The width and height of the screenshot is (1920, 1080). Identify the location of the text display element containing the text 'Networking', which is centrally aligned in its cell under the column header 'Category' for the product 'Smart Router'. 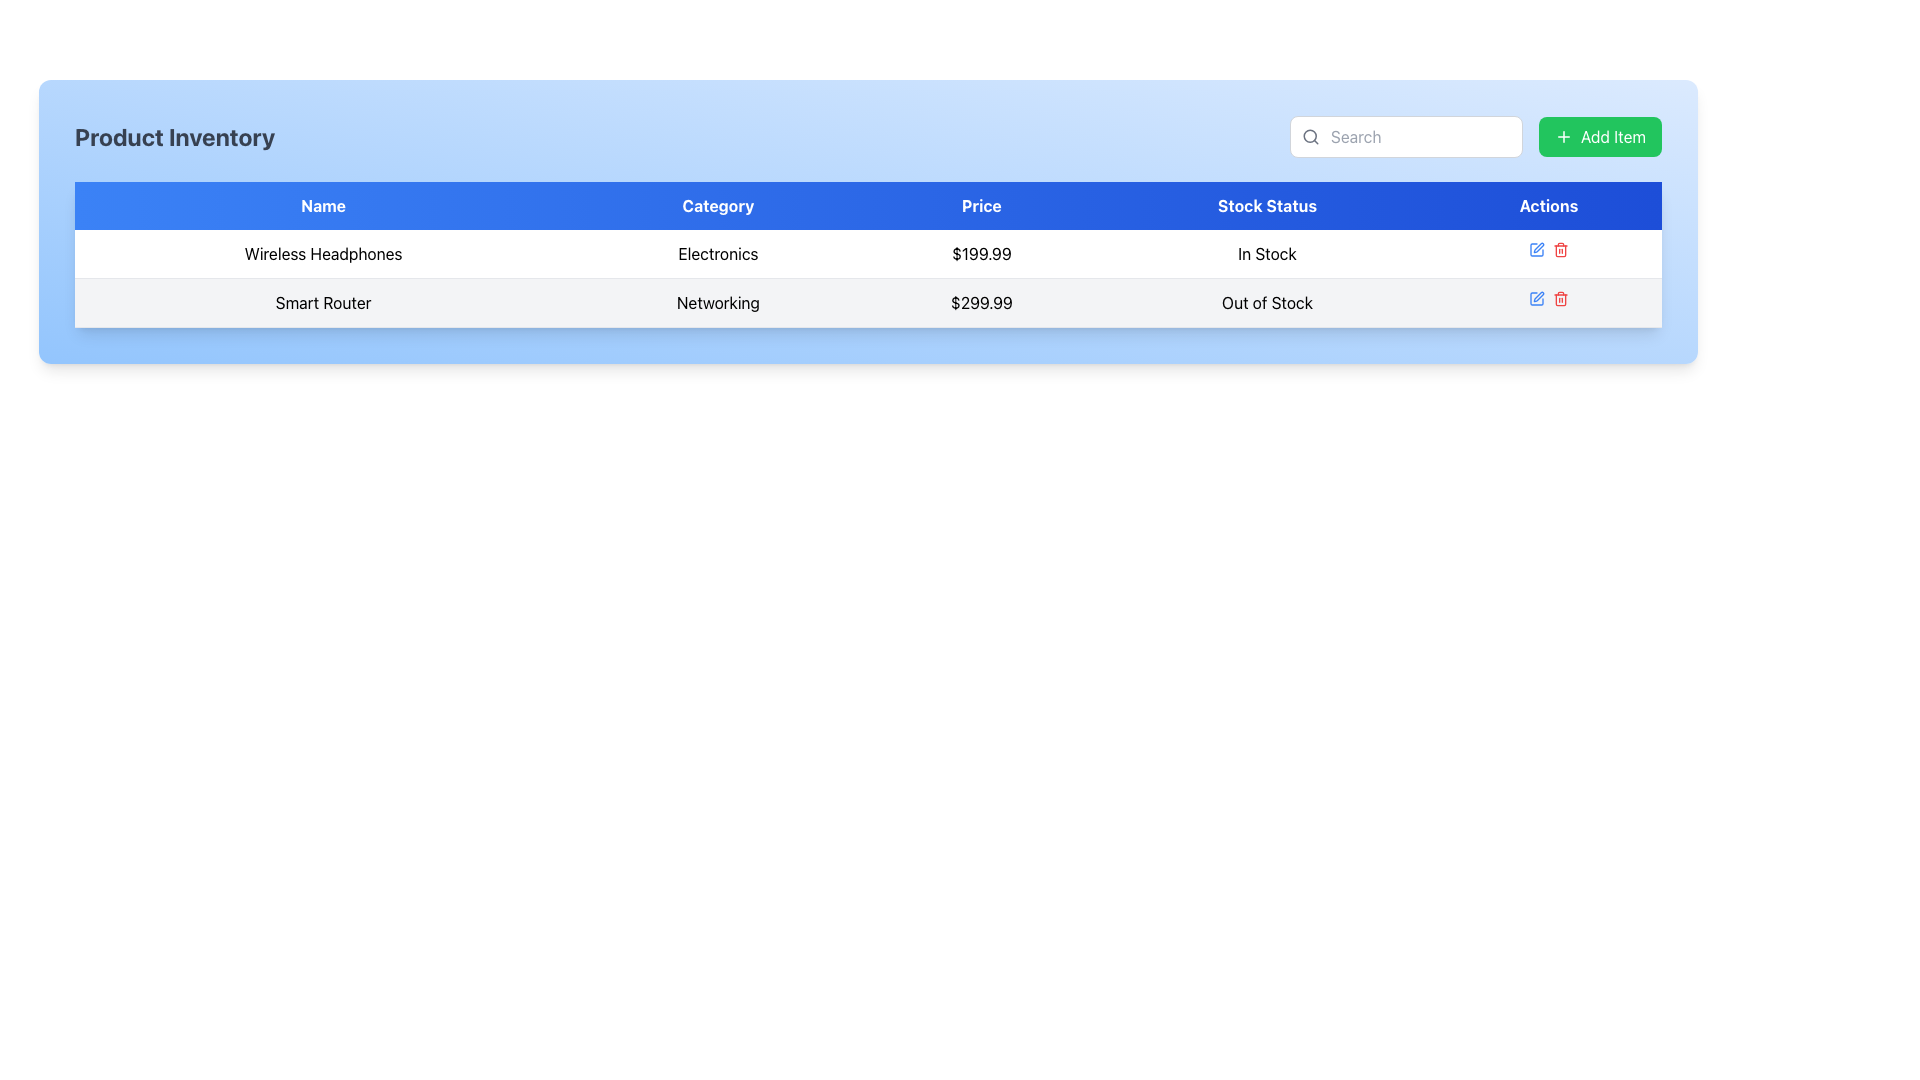
(718, 303).